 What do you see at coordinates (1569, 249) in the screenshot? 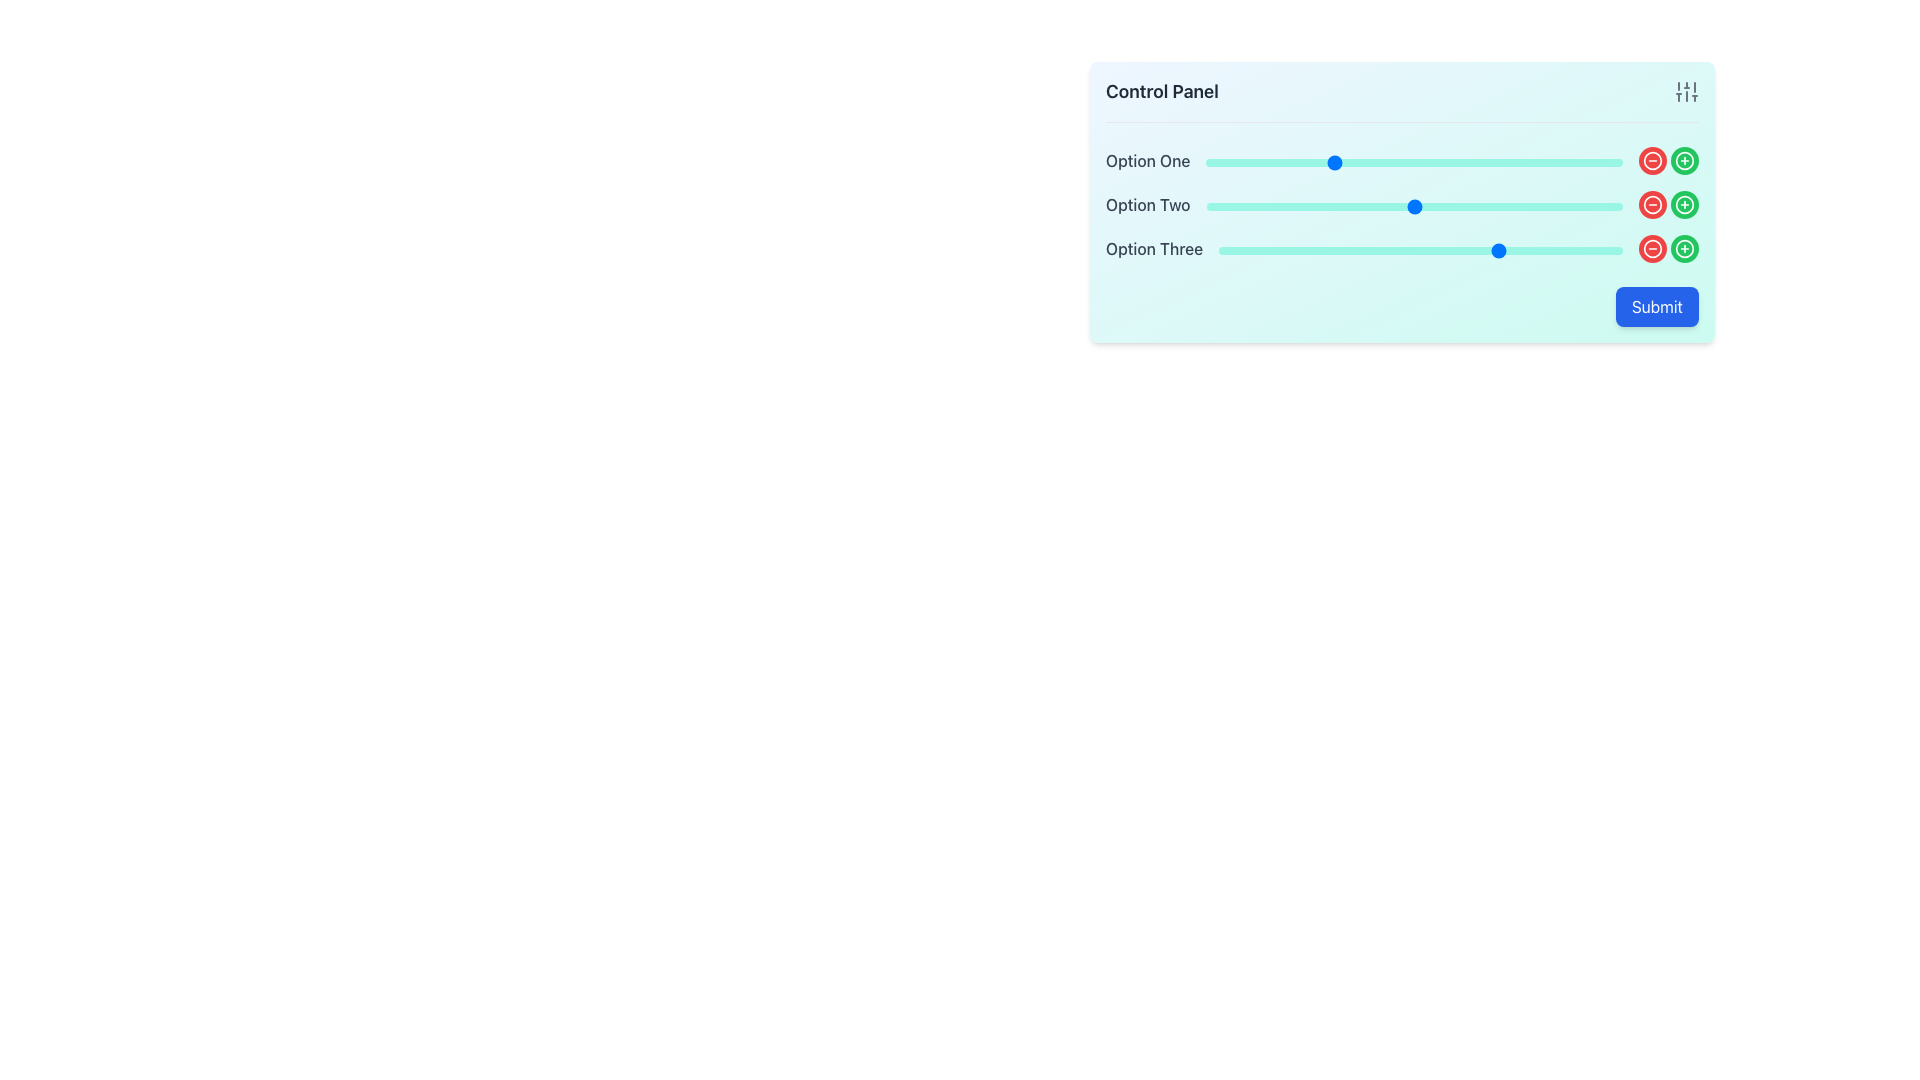
I see `the slider value` at bounding box center [1569, 249].